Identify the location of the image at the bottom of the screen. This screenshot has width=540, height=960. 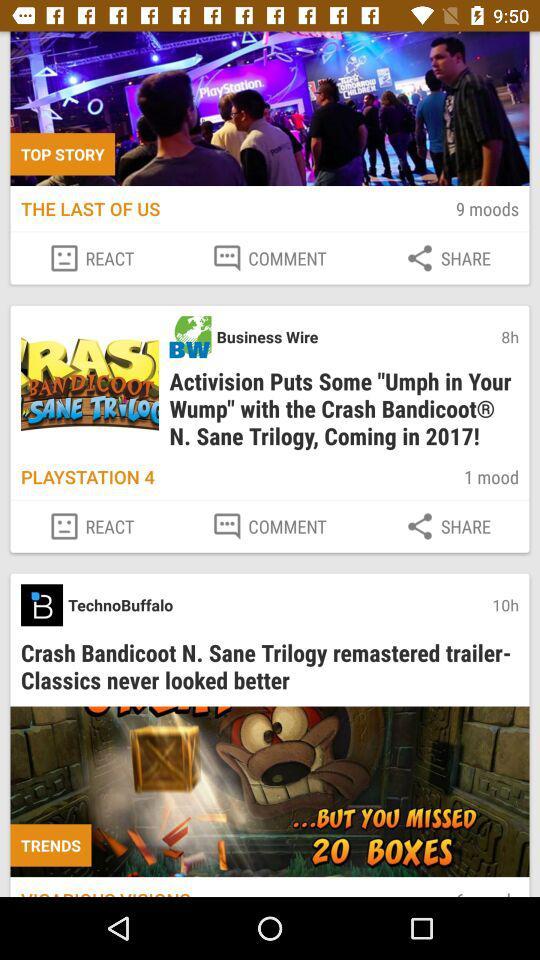
(270, 792).